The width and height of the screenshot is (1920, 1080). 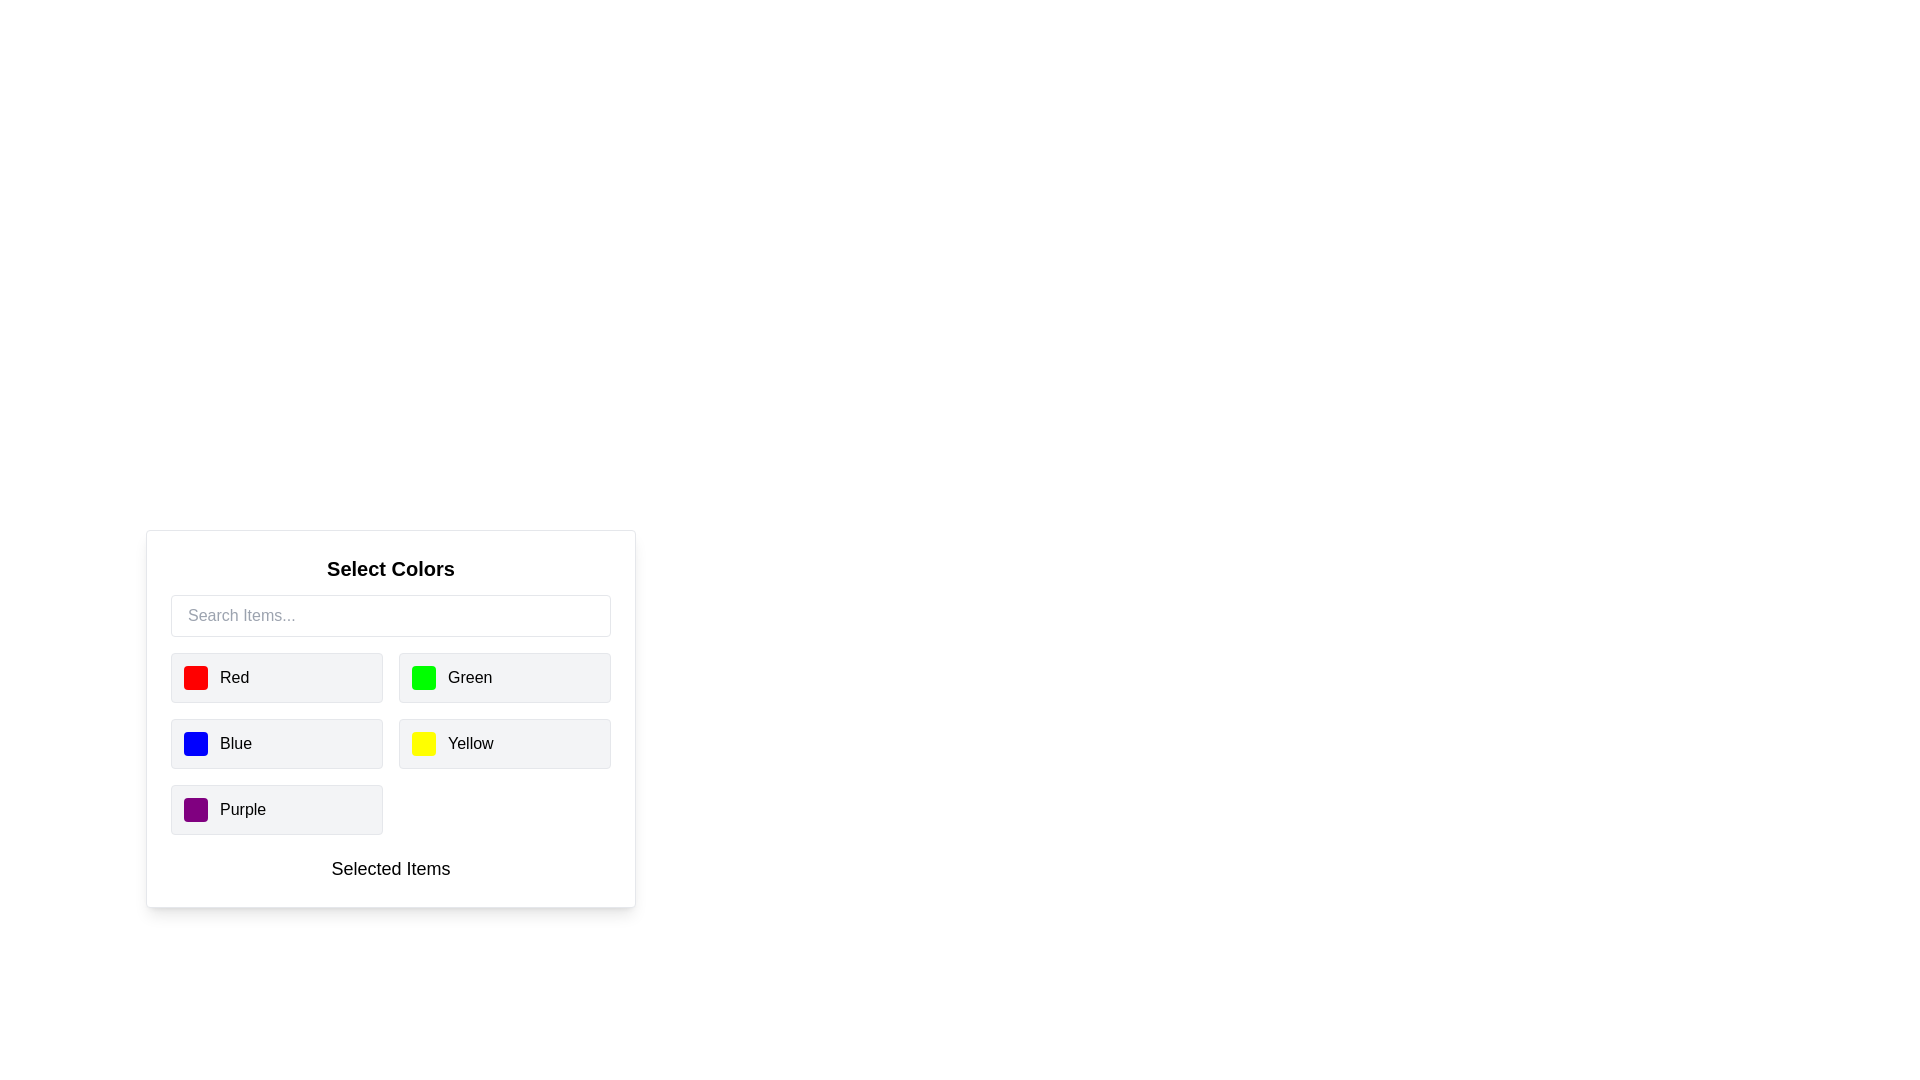 What do you see at coordinates (218, 744) in the screenshot?
I see `the label with a round blue icon and the text 'Blue', positioned in the second row, first column of the grid under the 'Select Colors' header` at bounding box center [218, 744].